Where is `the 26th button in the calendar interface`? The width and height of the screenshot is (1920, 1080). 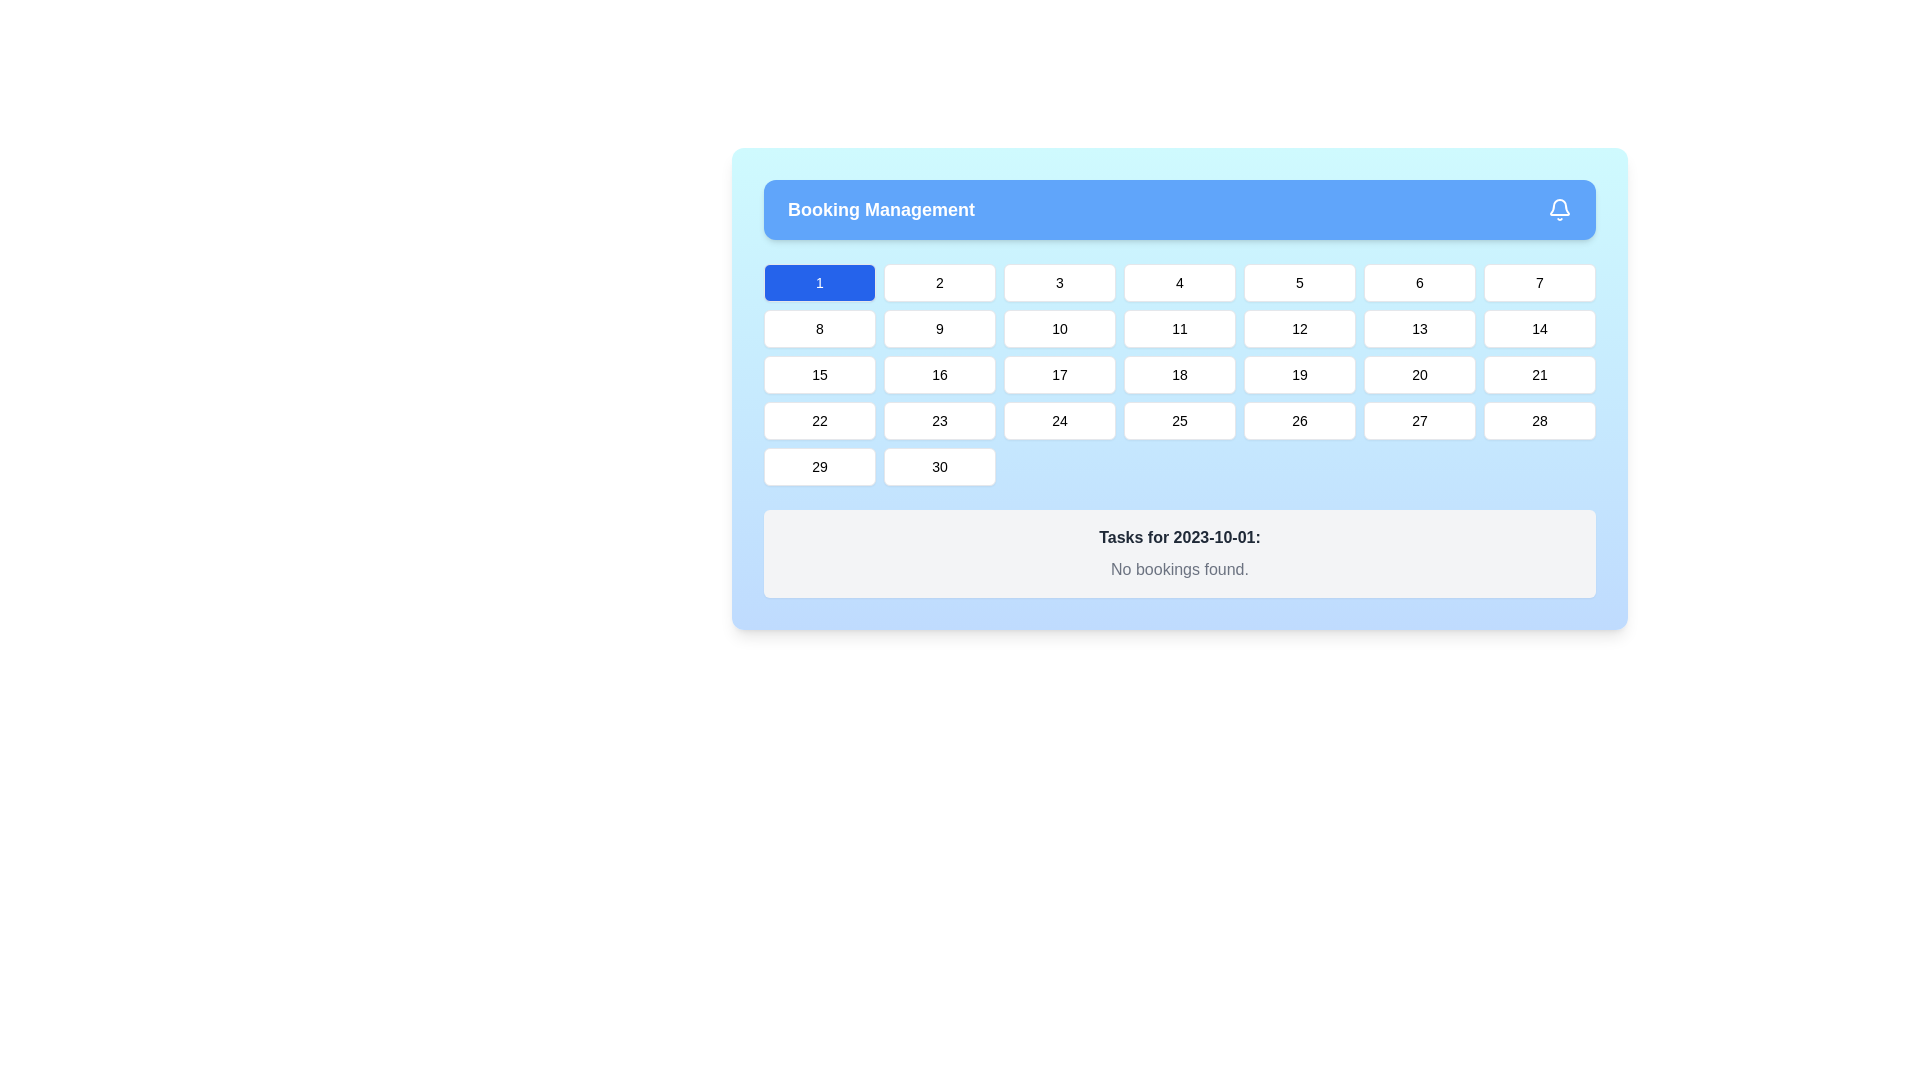 the 26th button in the calendar interface is located at coordinates (1300, 419).